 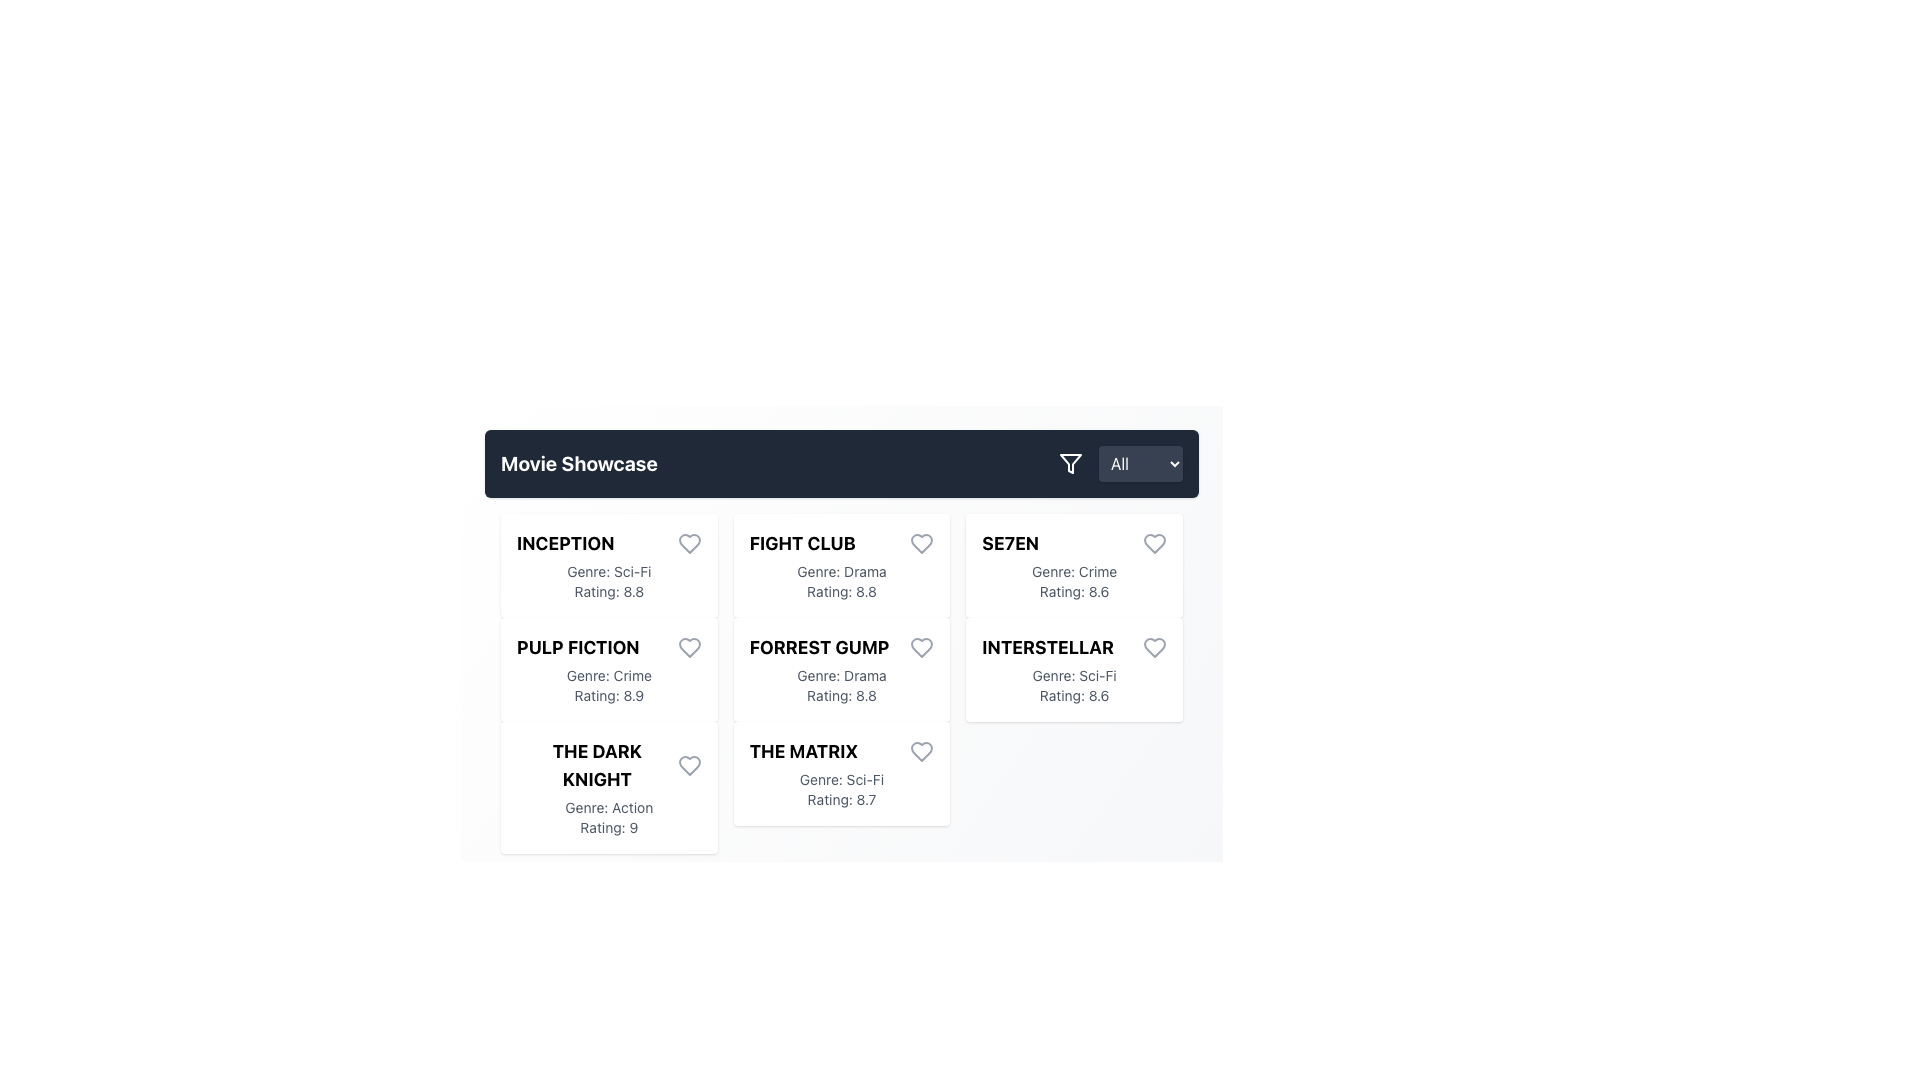 I want to click on the heart icon located in the last card of the bottom row of the grid layout, to the right of the text displaying 'Rating: 8.7', to favorite the movie, so click(x=921, y=752).